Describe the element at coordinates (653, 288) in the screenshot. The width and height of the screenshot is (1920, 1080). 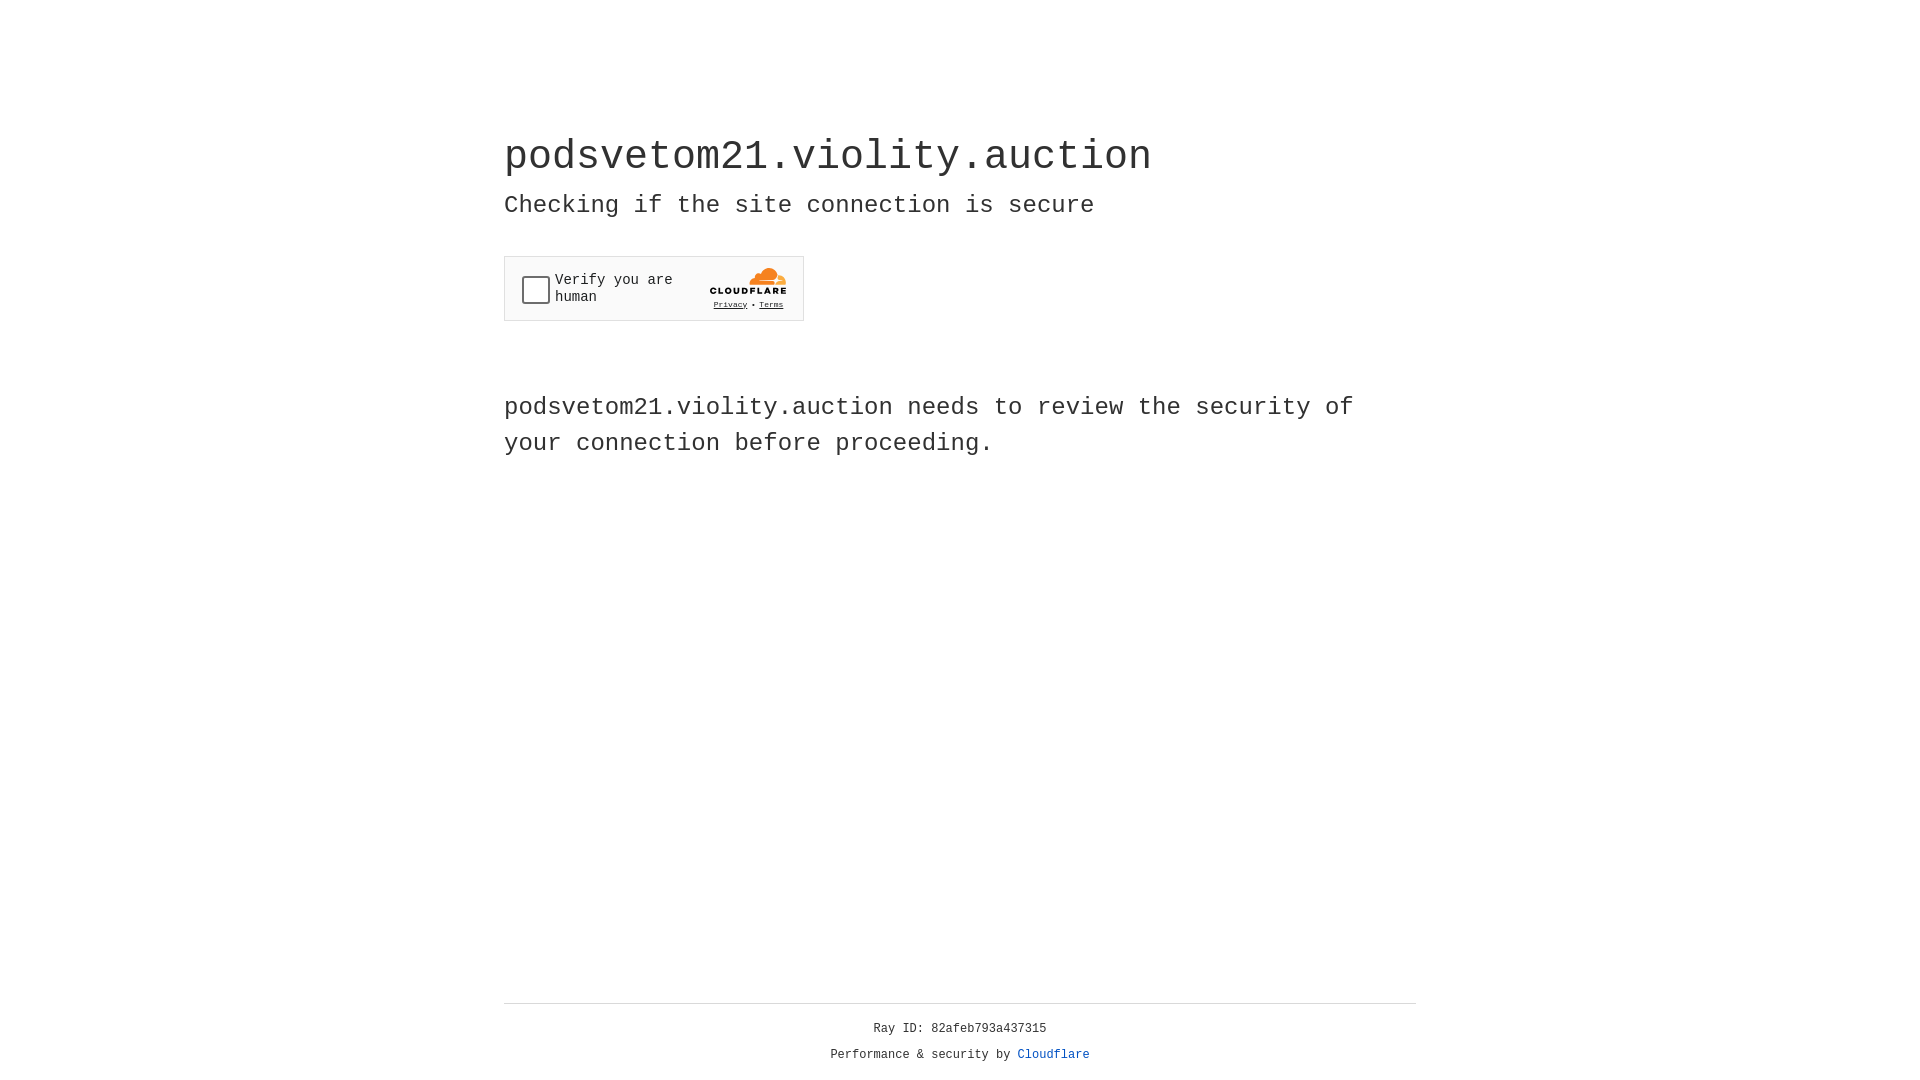
I see `'Widget containing a Cloudflare security challenge'` at that location.